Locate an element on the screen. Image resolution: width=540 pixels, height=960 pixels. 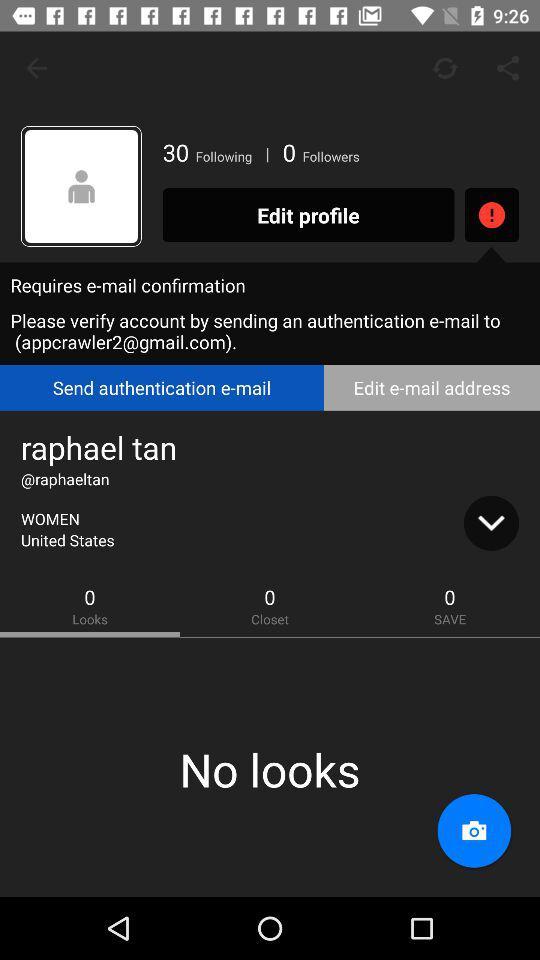
the icon to the right of united states icon is located at coordinates (490, 522).